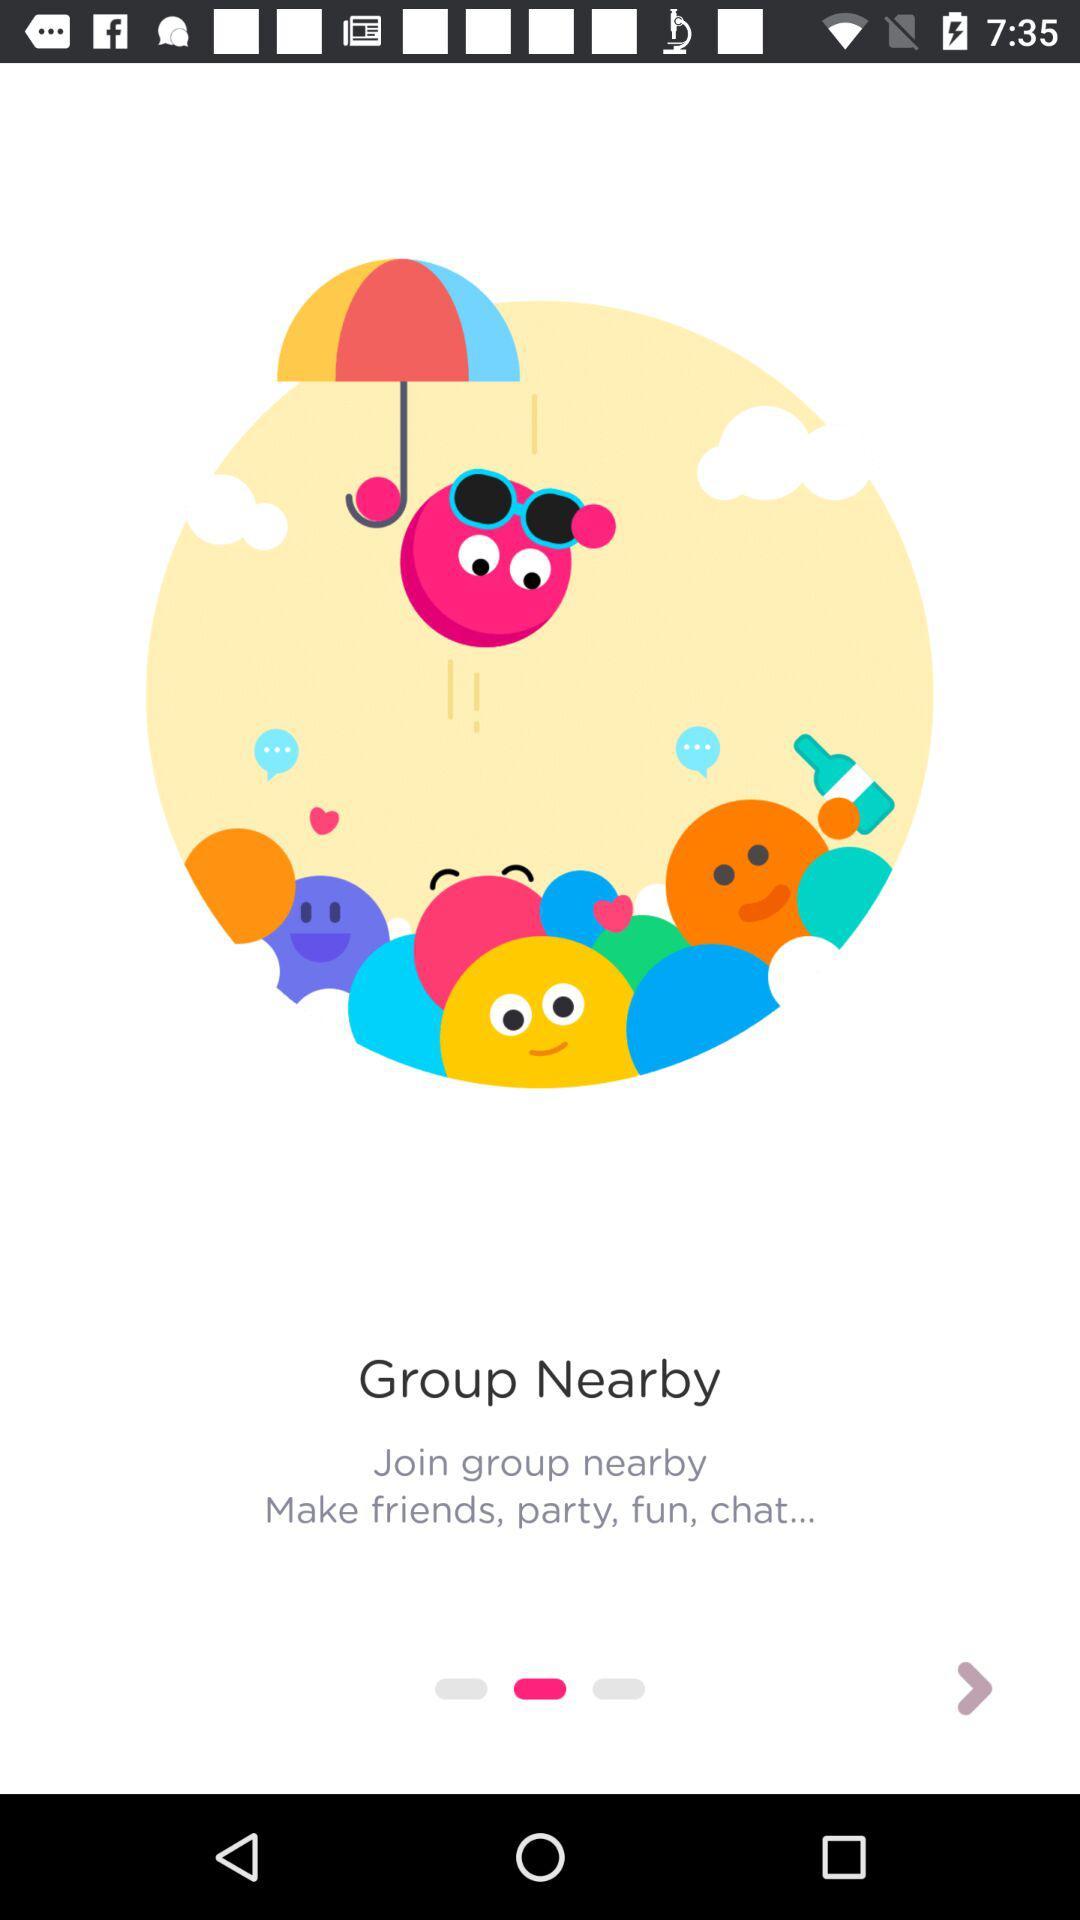 This screenshot has height=1920, width=1080. What do you see at coordinates (974, 1688) in the screenshot?
I see `icon at the bottom right corner` at bounding box center [974, 1688].